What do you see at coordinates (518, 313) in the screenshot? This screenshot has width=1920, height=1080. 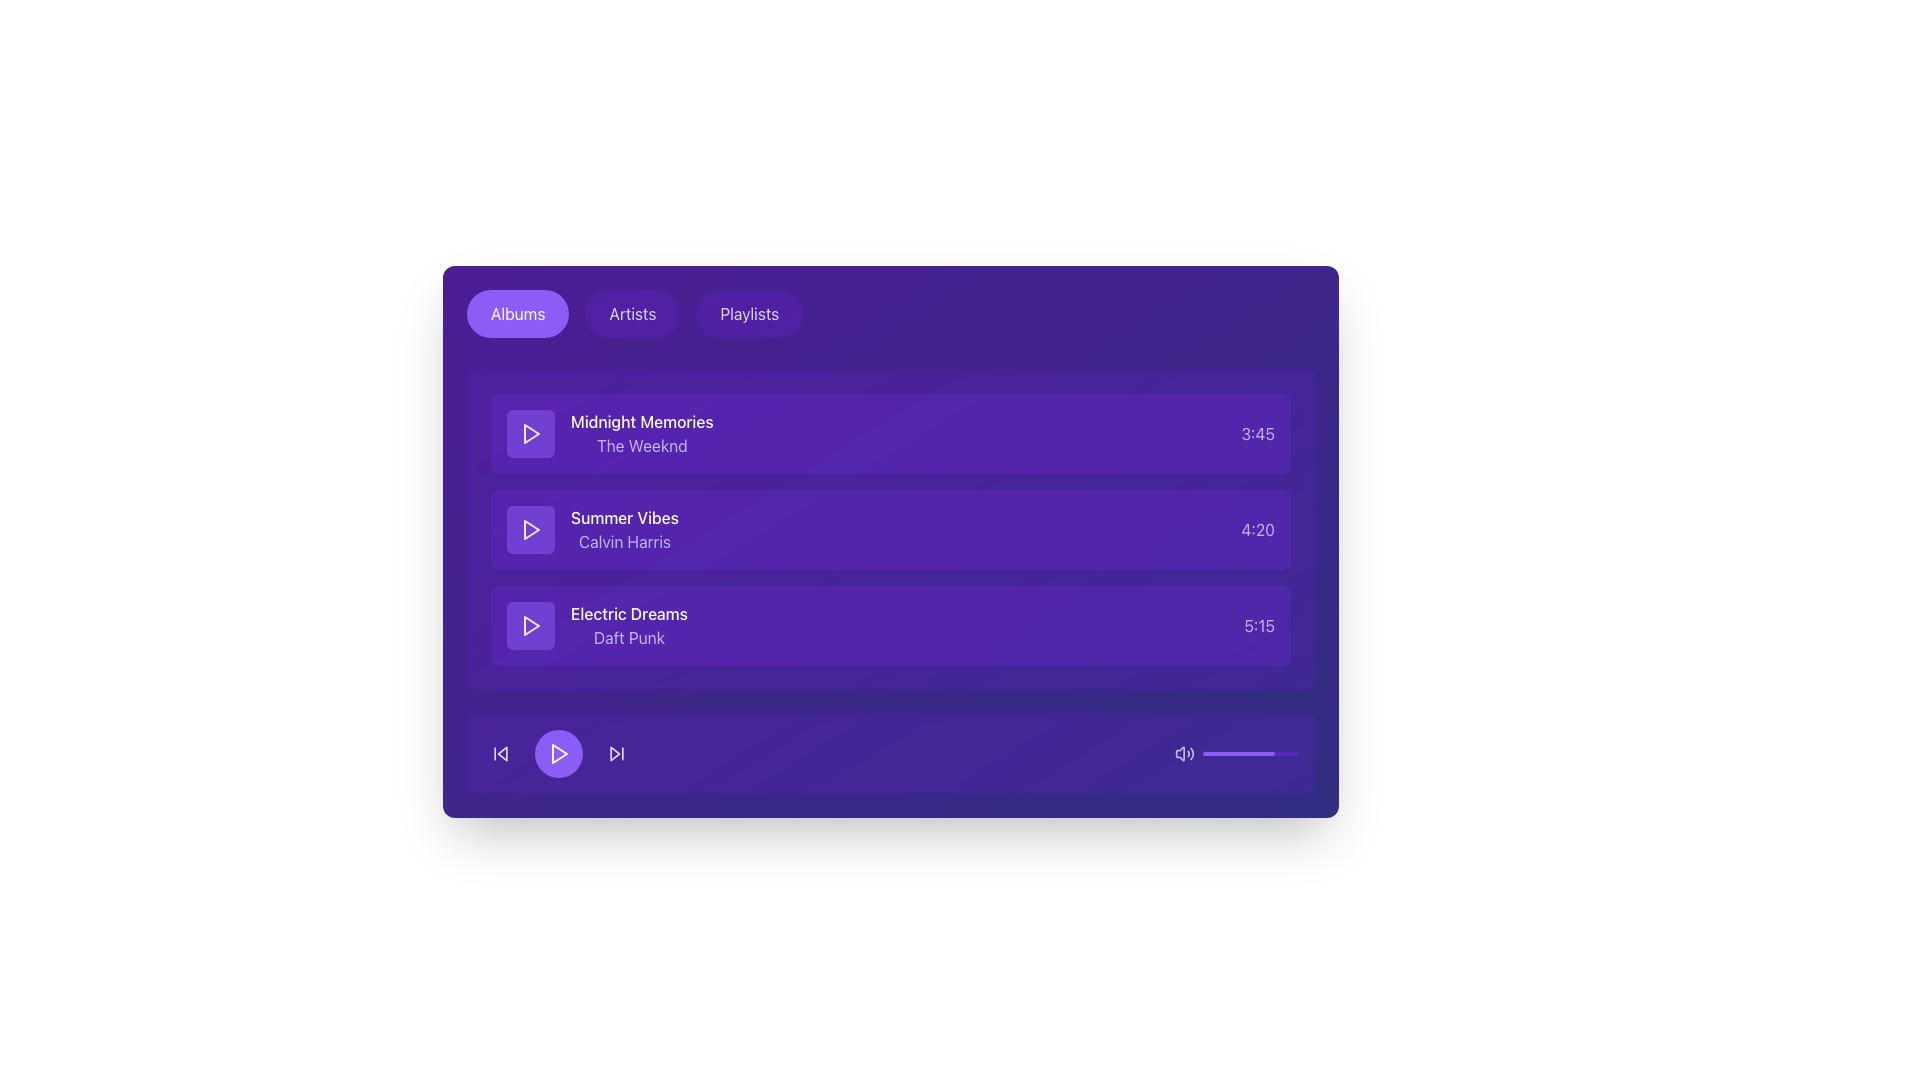 I see `the pill-shaped button labeled 'Albums' with a filled violet background to switch tabs` at bounding box center [518, 313].